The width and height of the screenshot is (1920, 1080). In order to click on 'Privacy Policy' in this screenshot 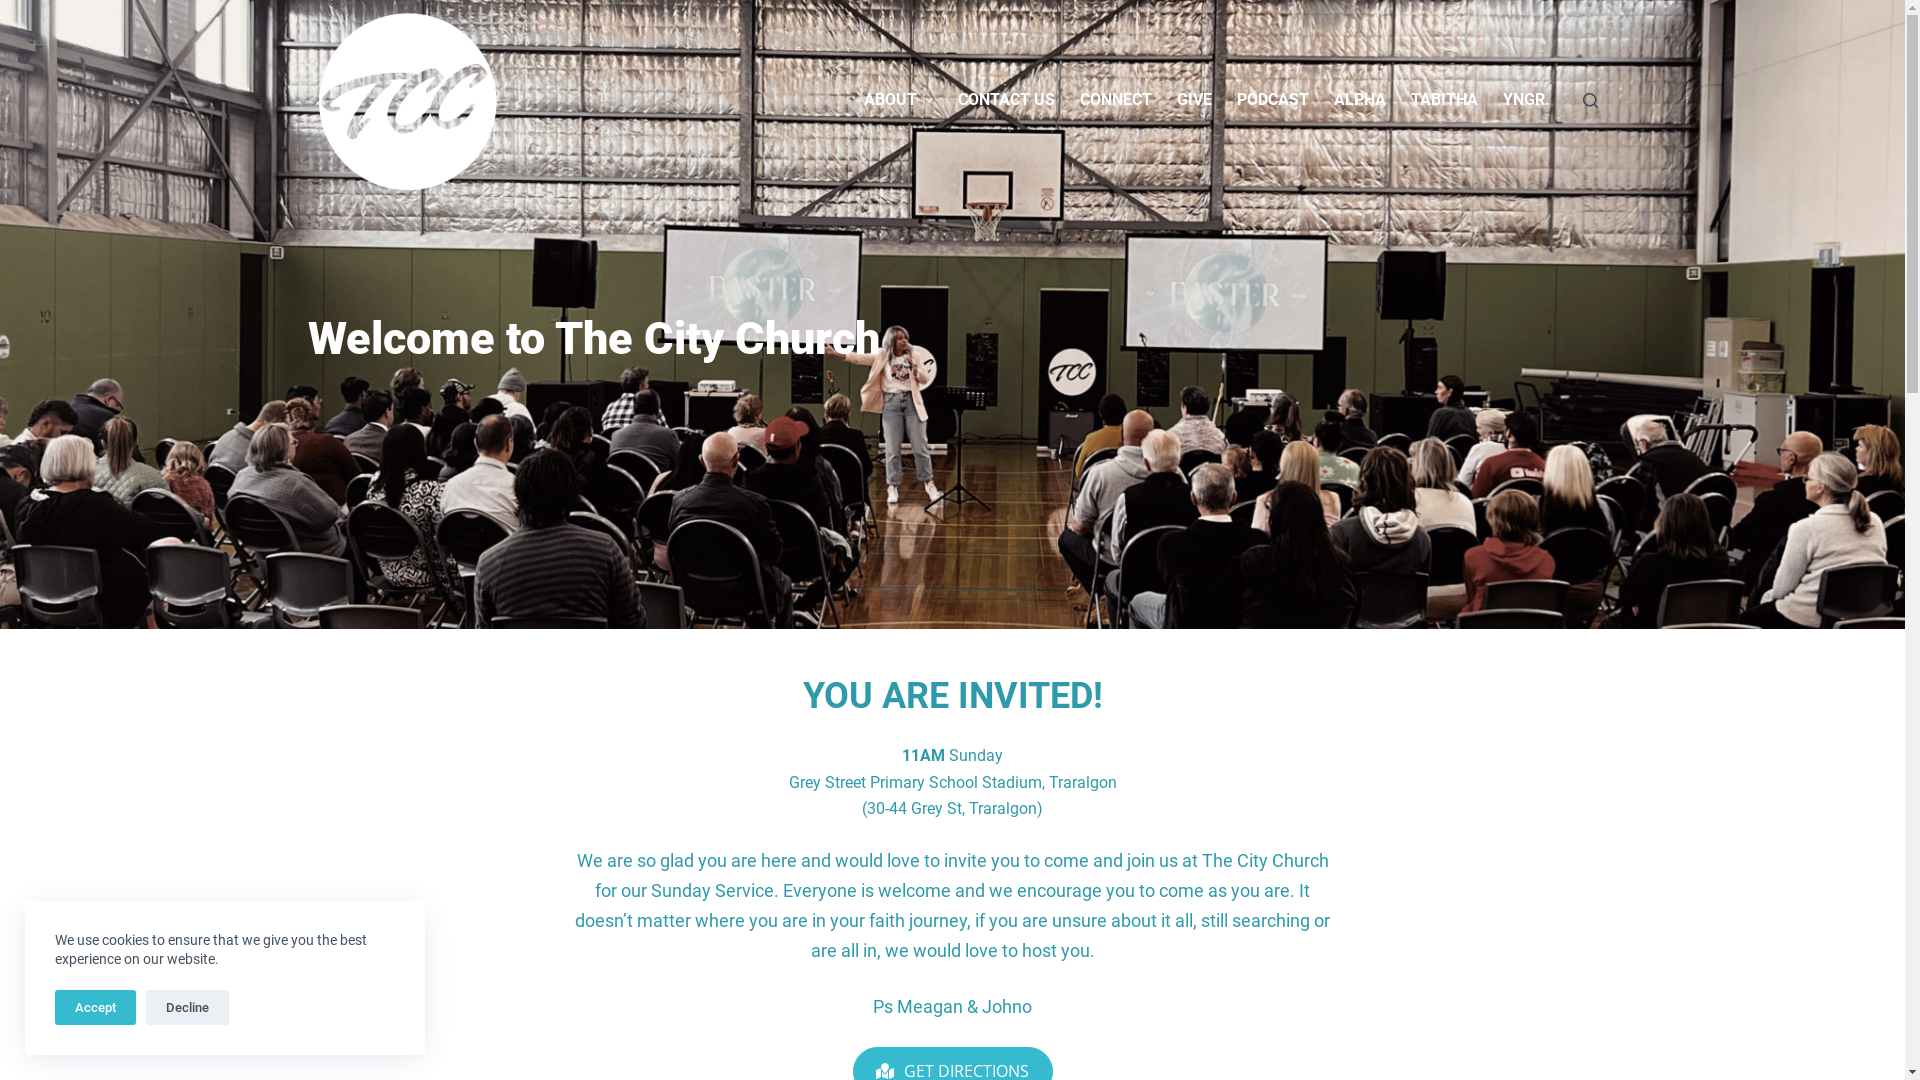, I will do `click(357, 915)`.